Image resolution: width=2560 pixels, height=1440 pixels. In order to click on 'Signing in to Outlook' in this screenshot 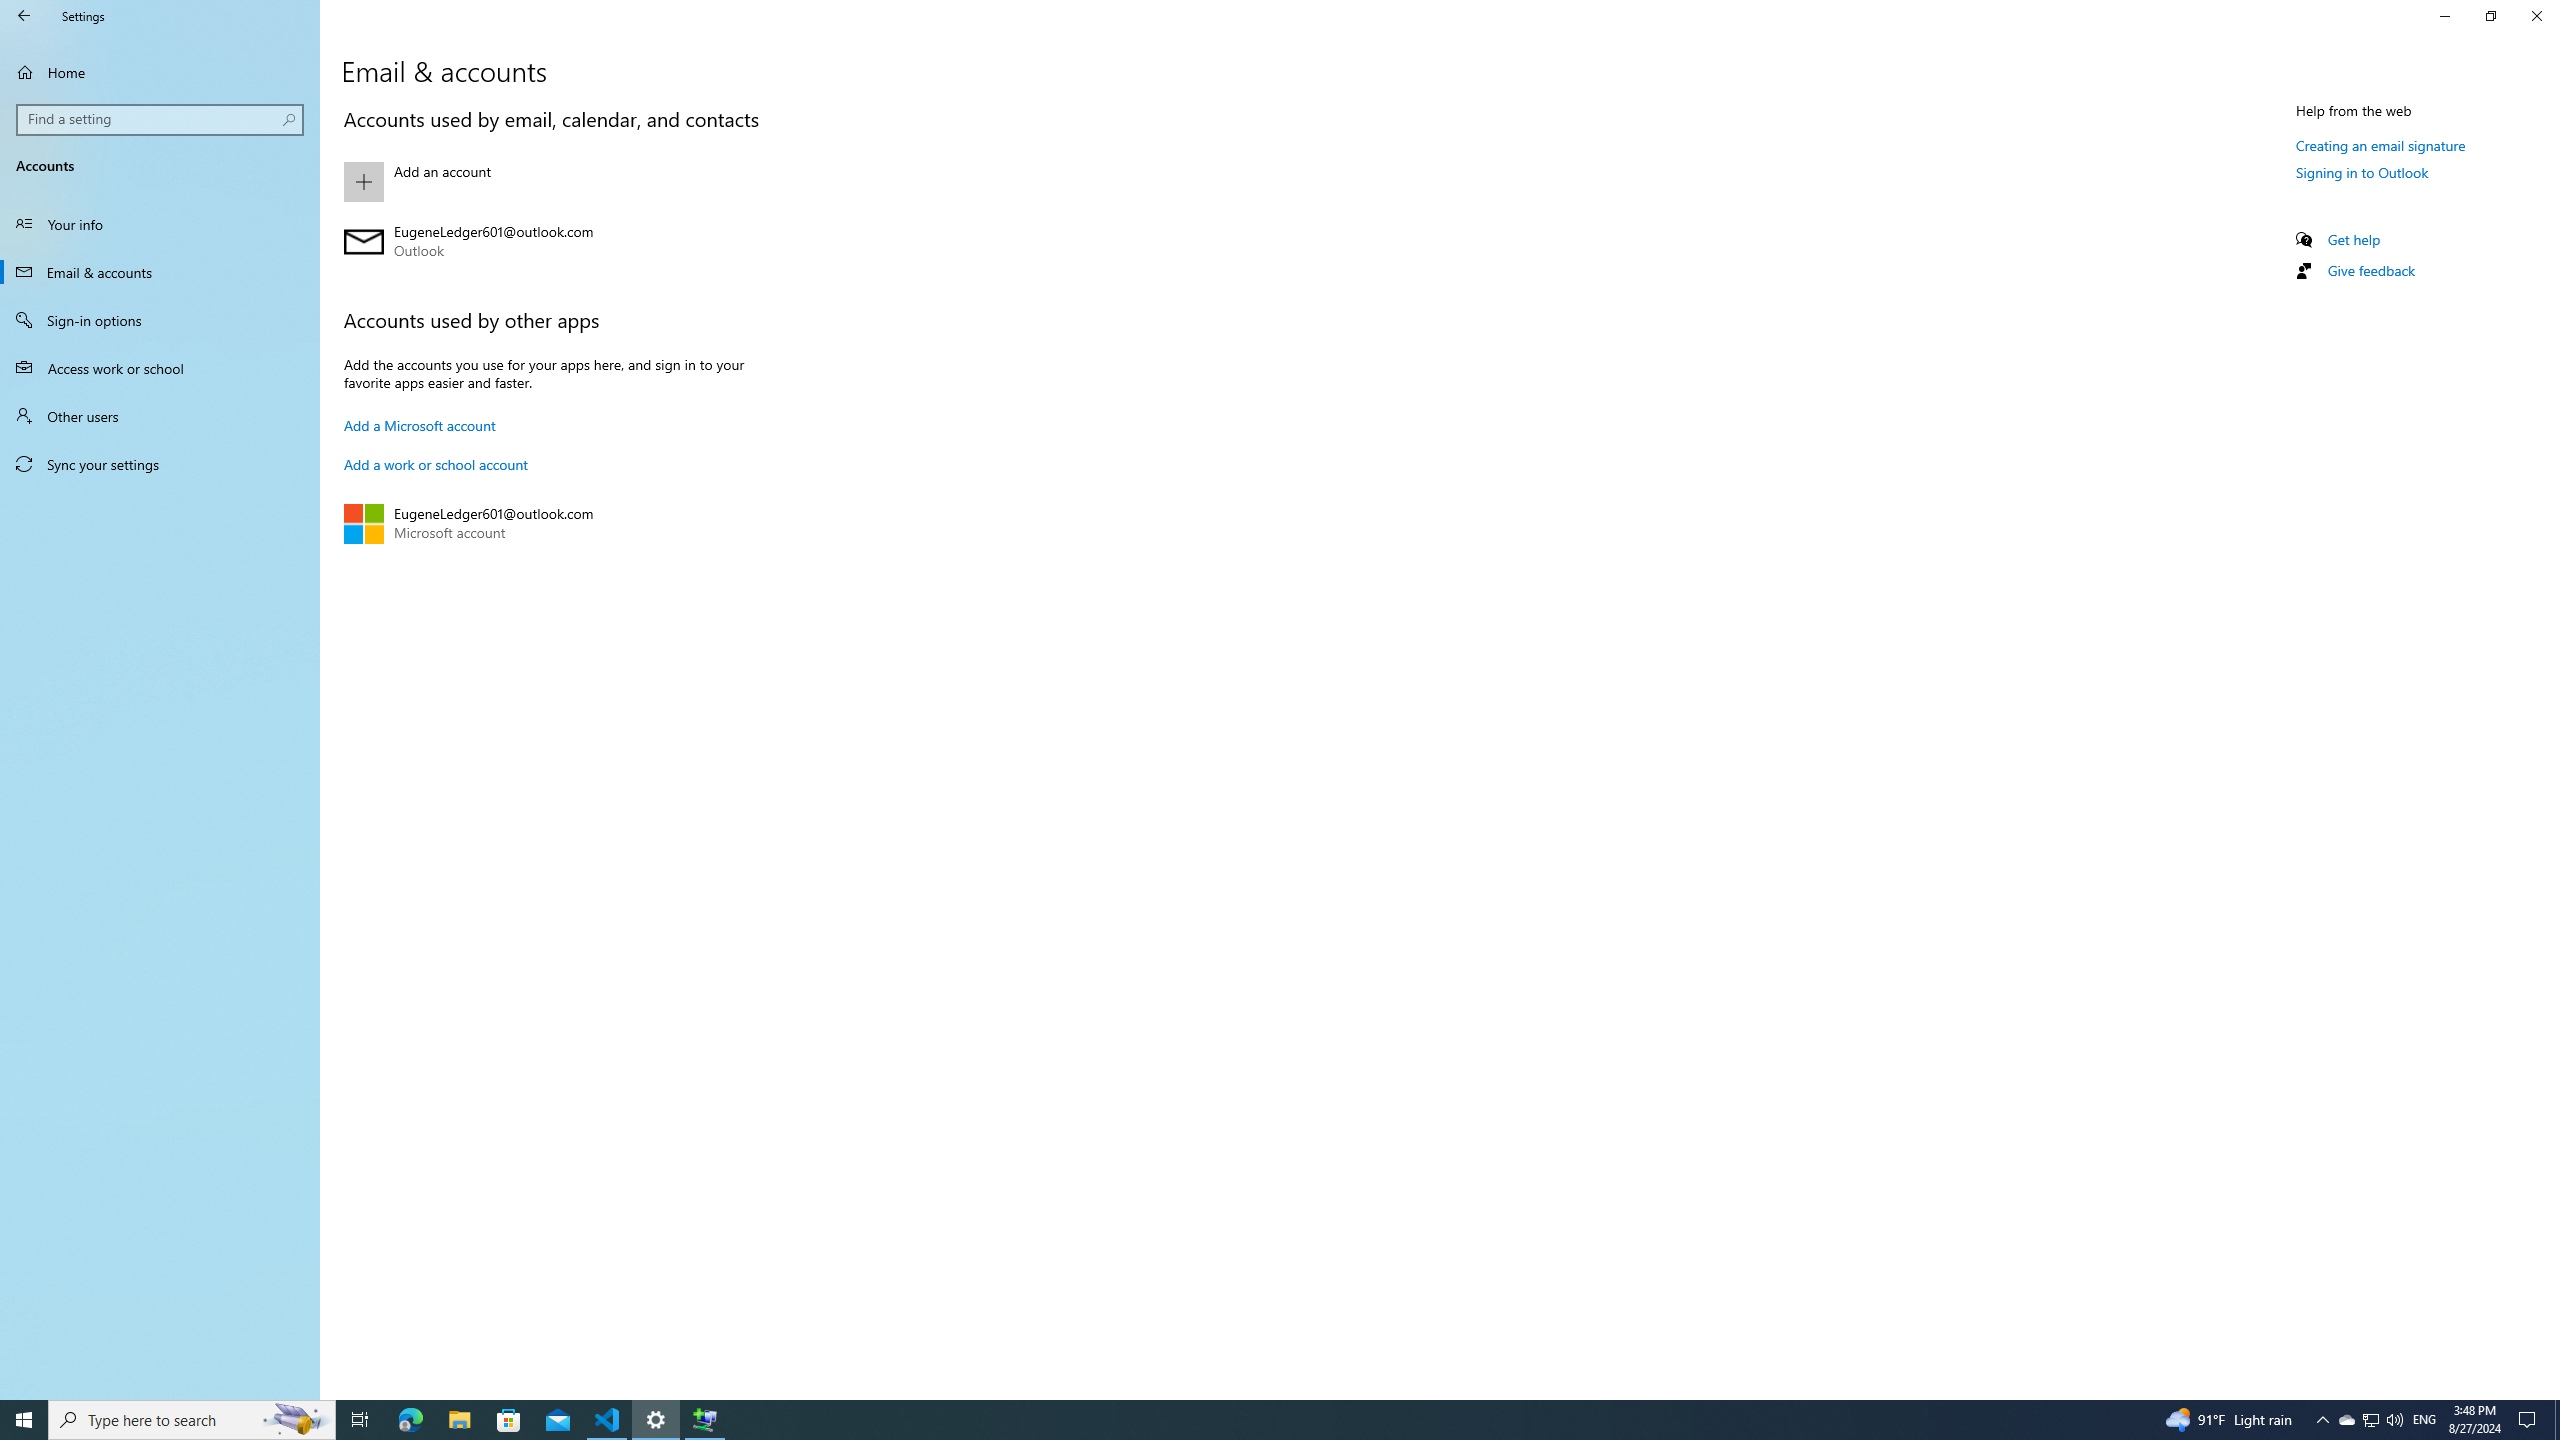, I will do `click(2361, 172)`.